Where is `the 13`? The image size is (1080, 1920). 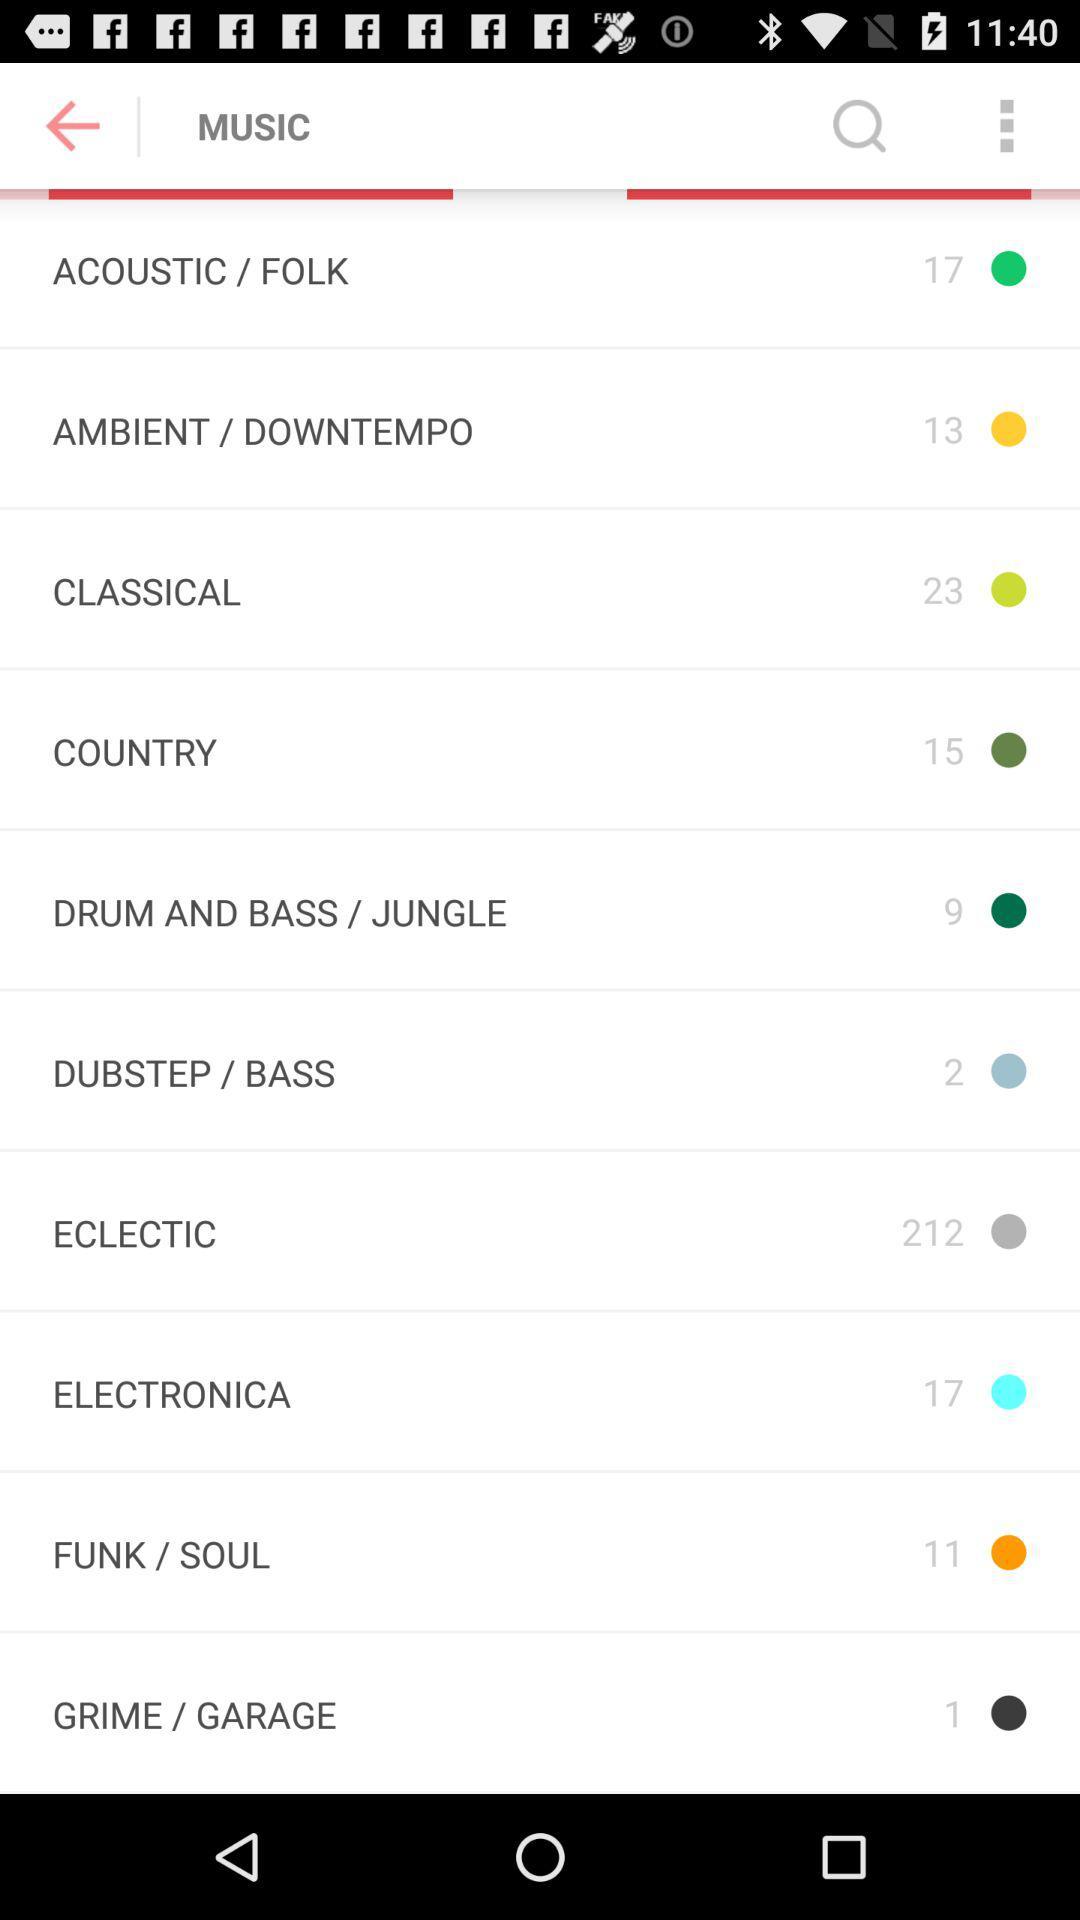
the 13 is located at coordinates (850, 427).